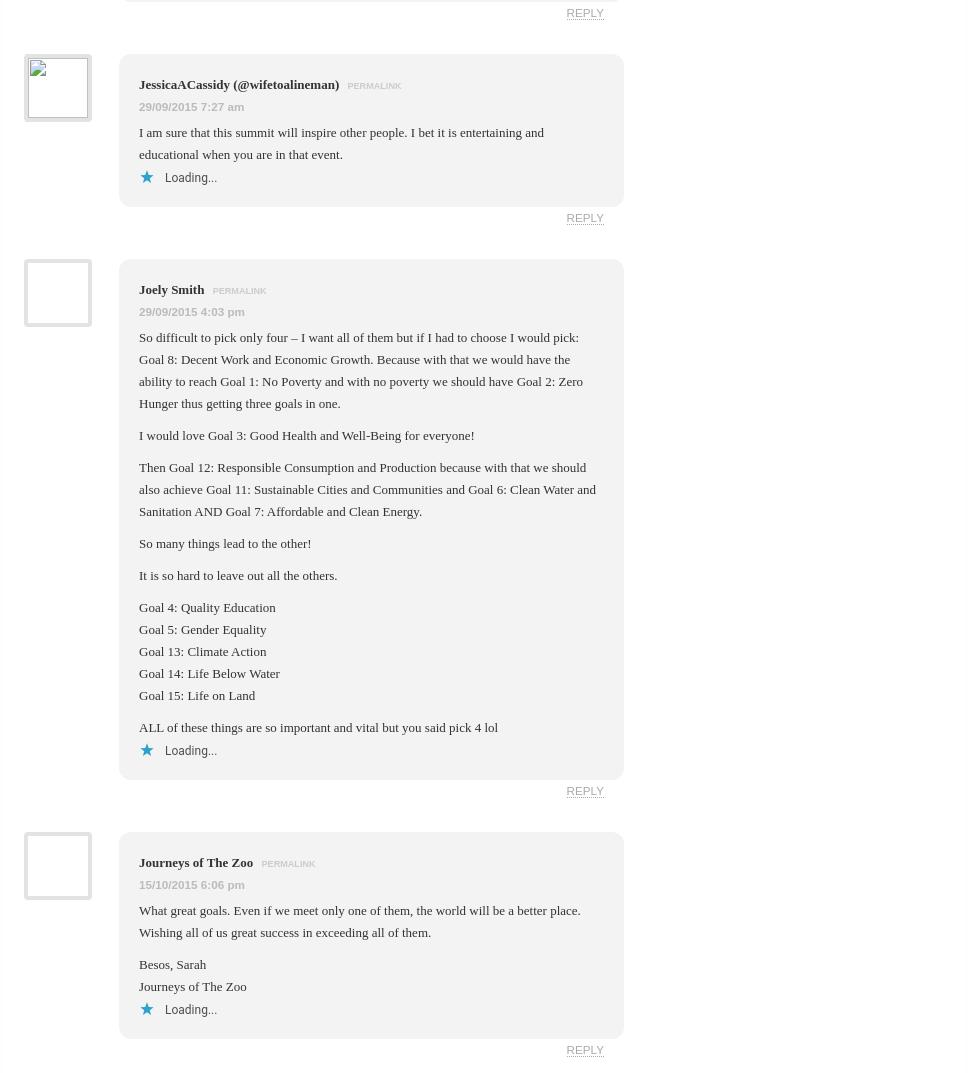 The image size is (968, 1073). What do you see at coordinates (202, 627) in the screenshot?
I see `'Goal 5: Gender Equality'` at bounding box center [202, 627].